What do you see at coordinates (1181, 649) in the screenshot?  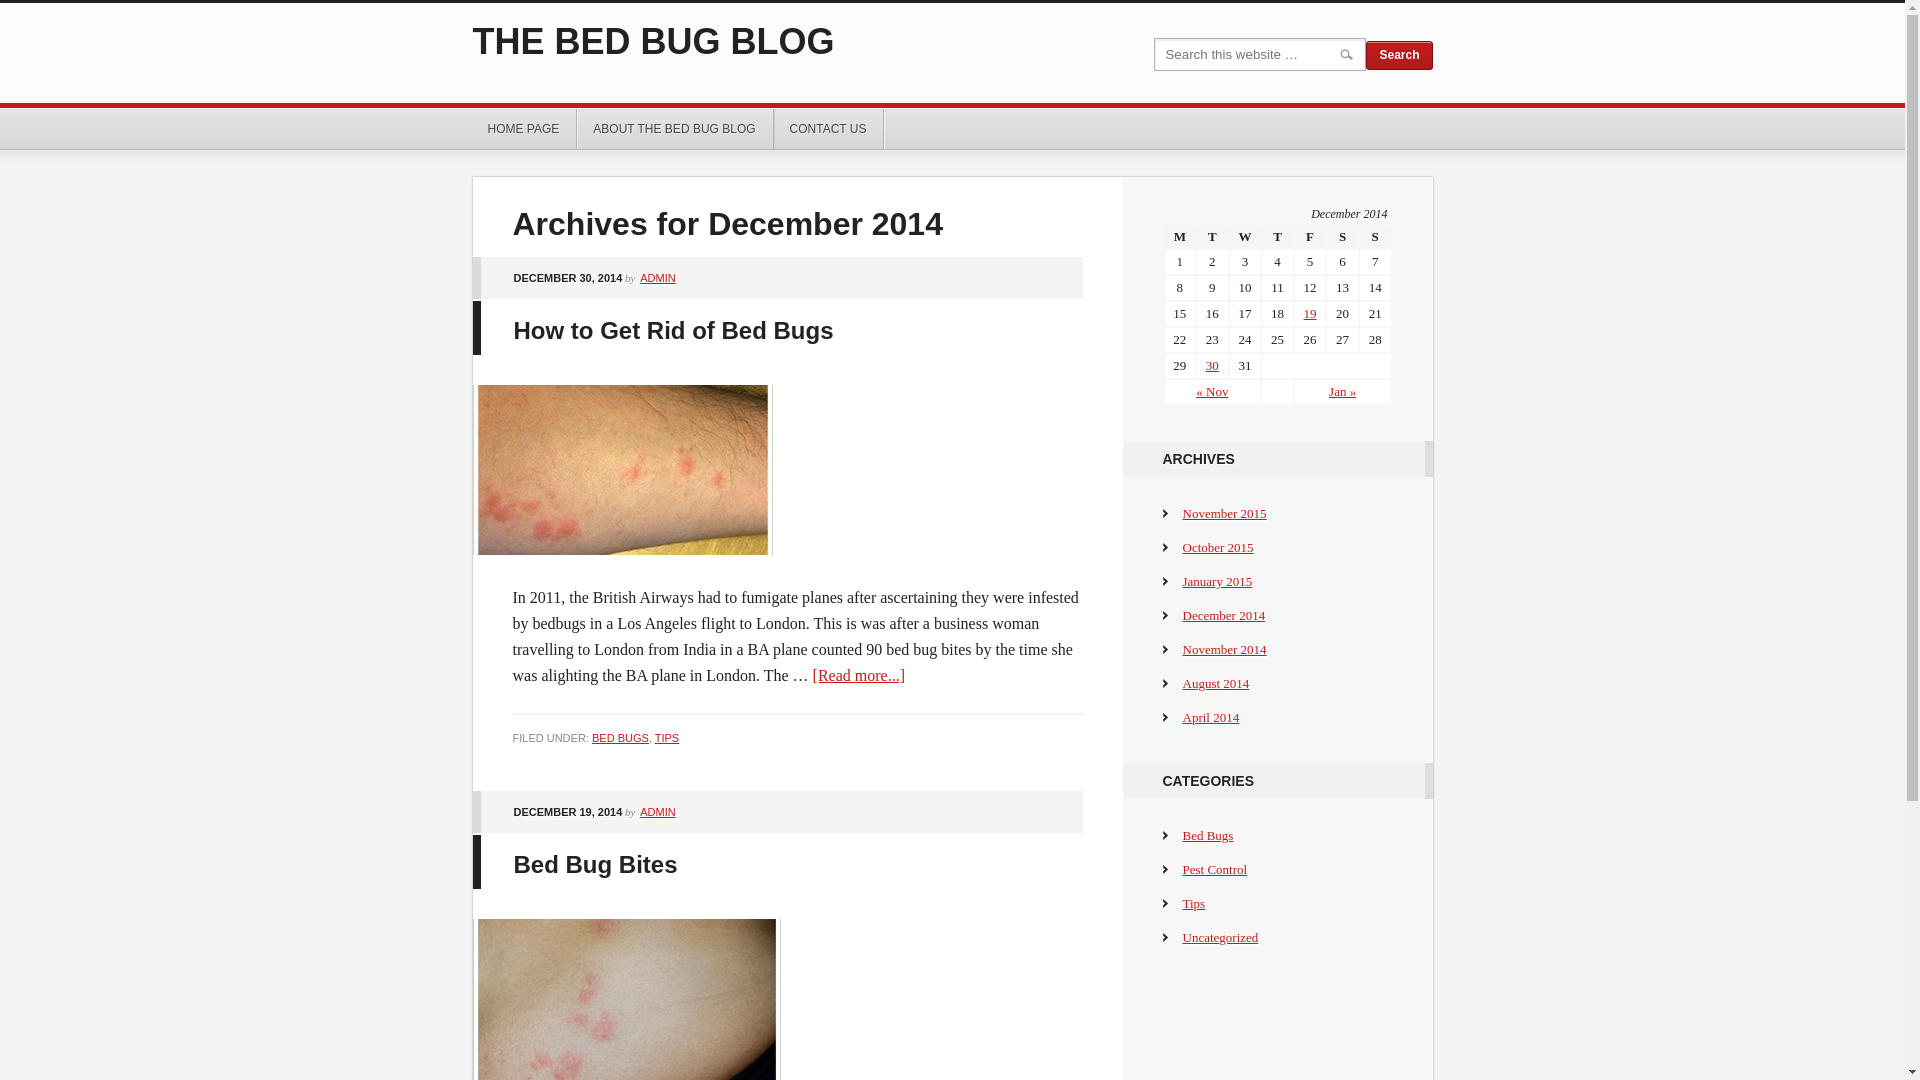 I see `'November 2014'` at bounding box center [1181, 649].